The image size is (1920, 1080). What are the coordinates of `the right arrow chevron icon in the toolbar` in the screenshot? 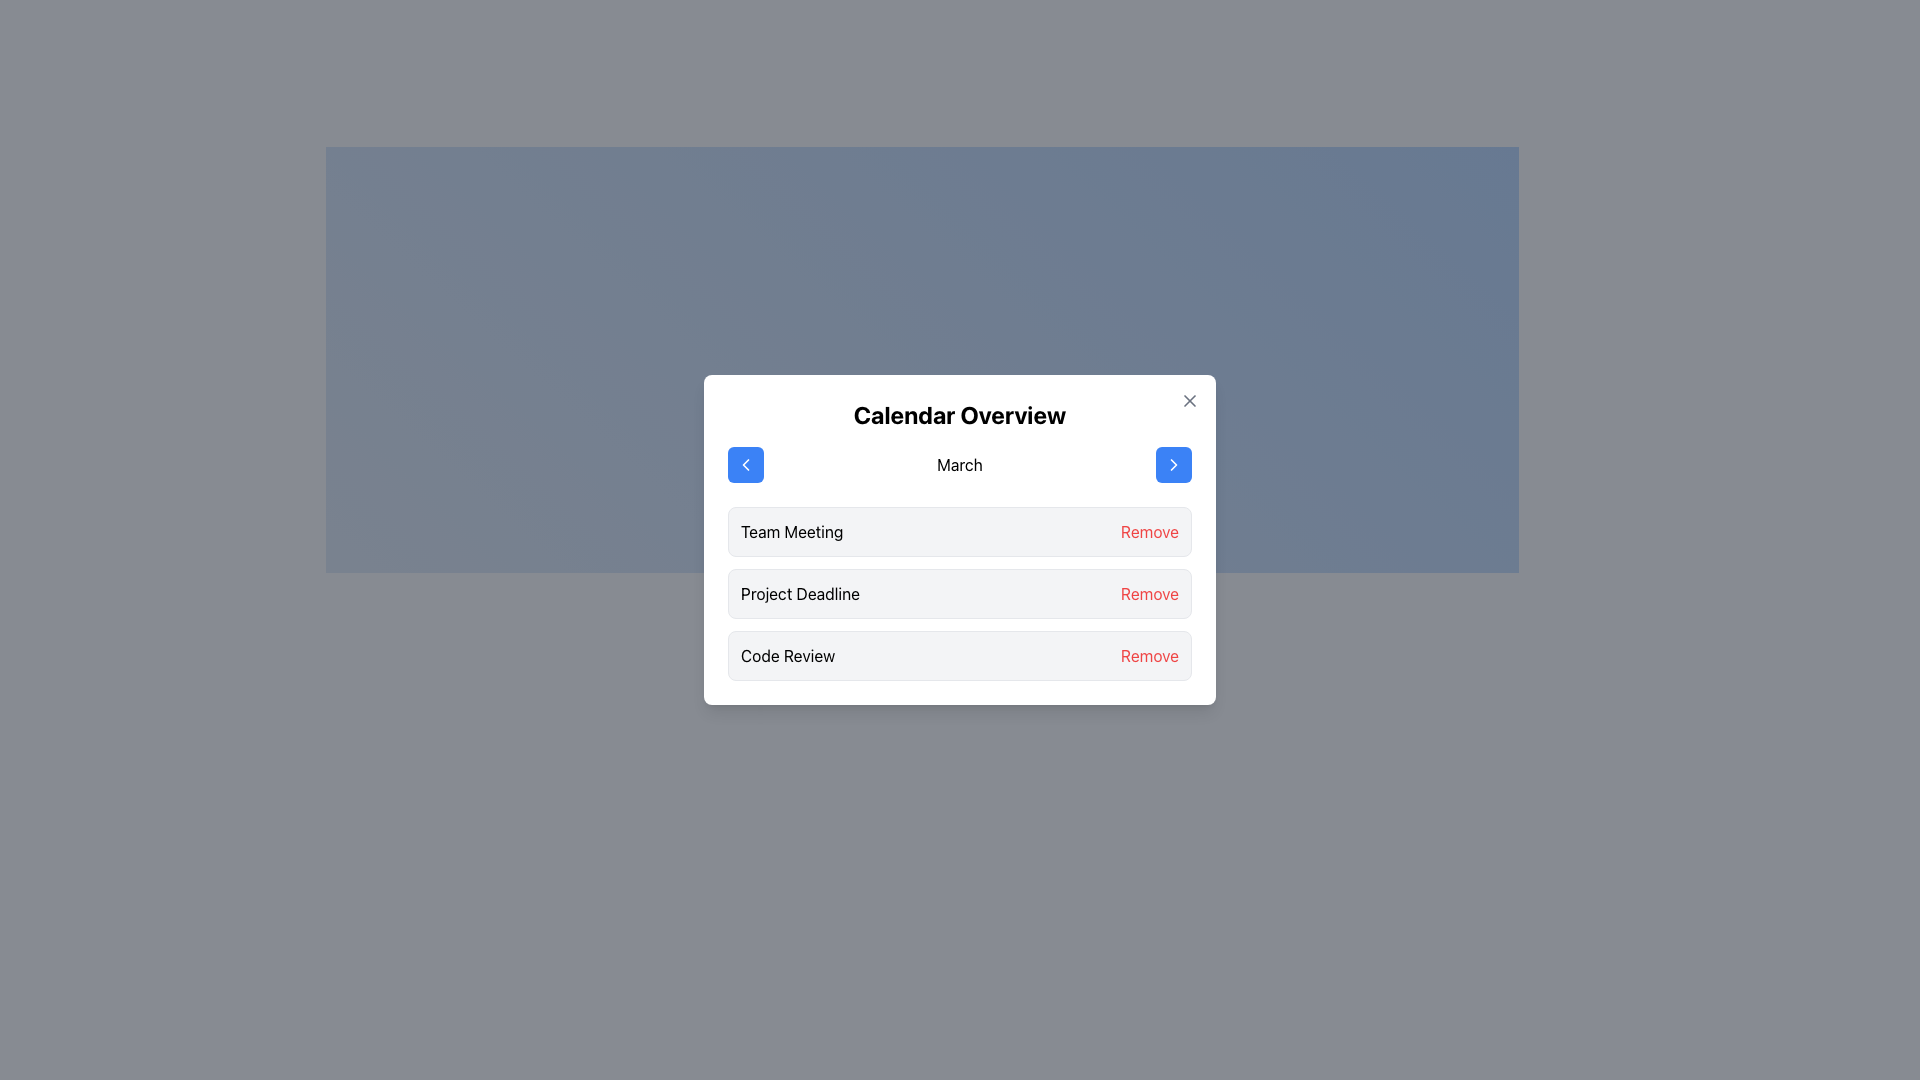 It's located at (1173, 465).